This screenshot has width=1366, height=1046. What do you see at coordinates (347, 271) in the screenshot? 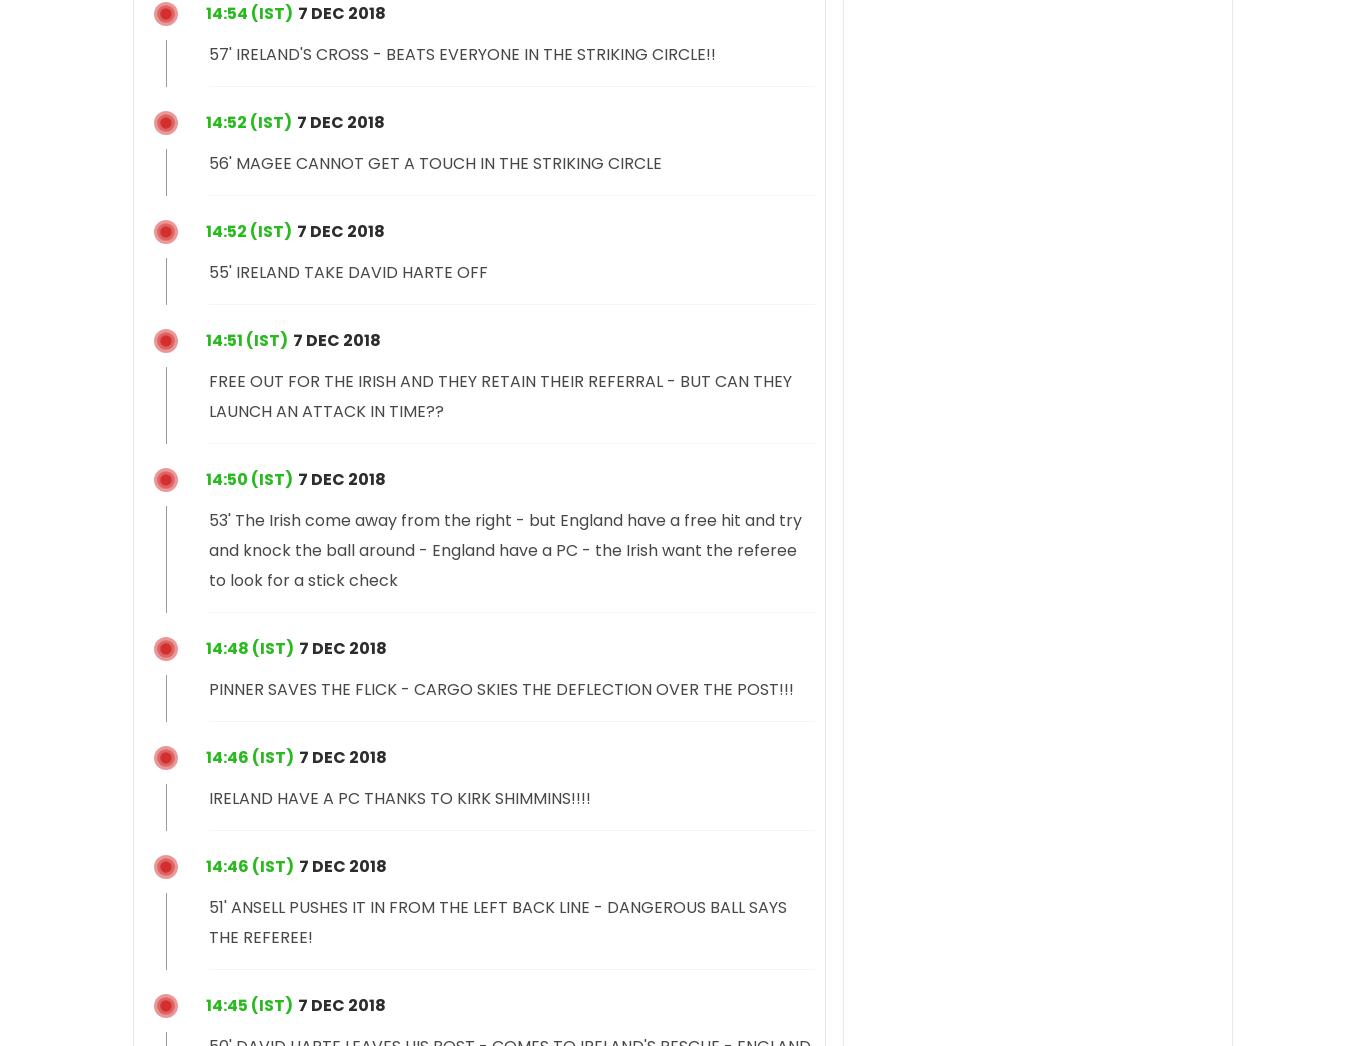
I see `'55' IRELAND TAKE DAVID HARTE OFF'` at bounding box center [347, 271].